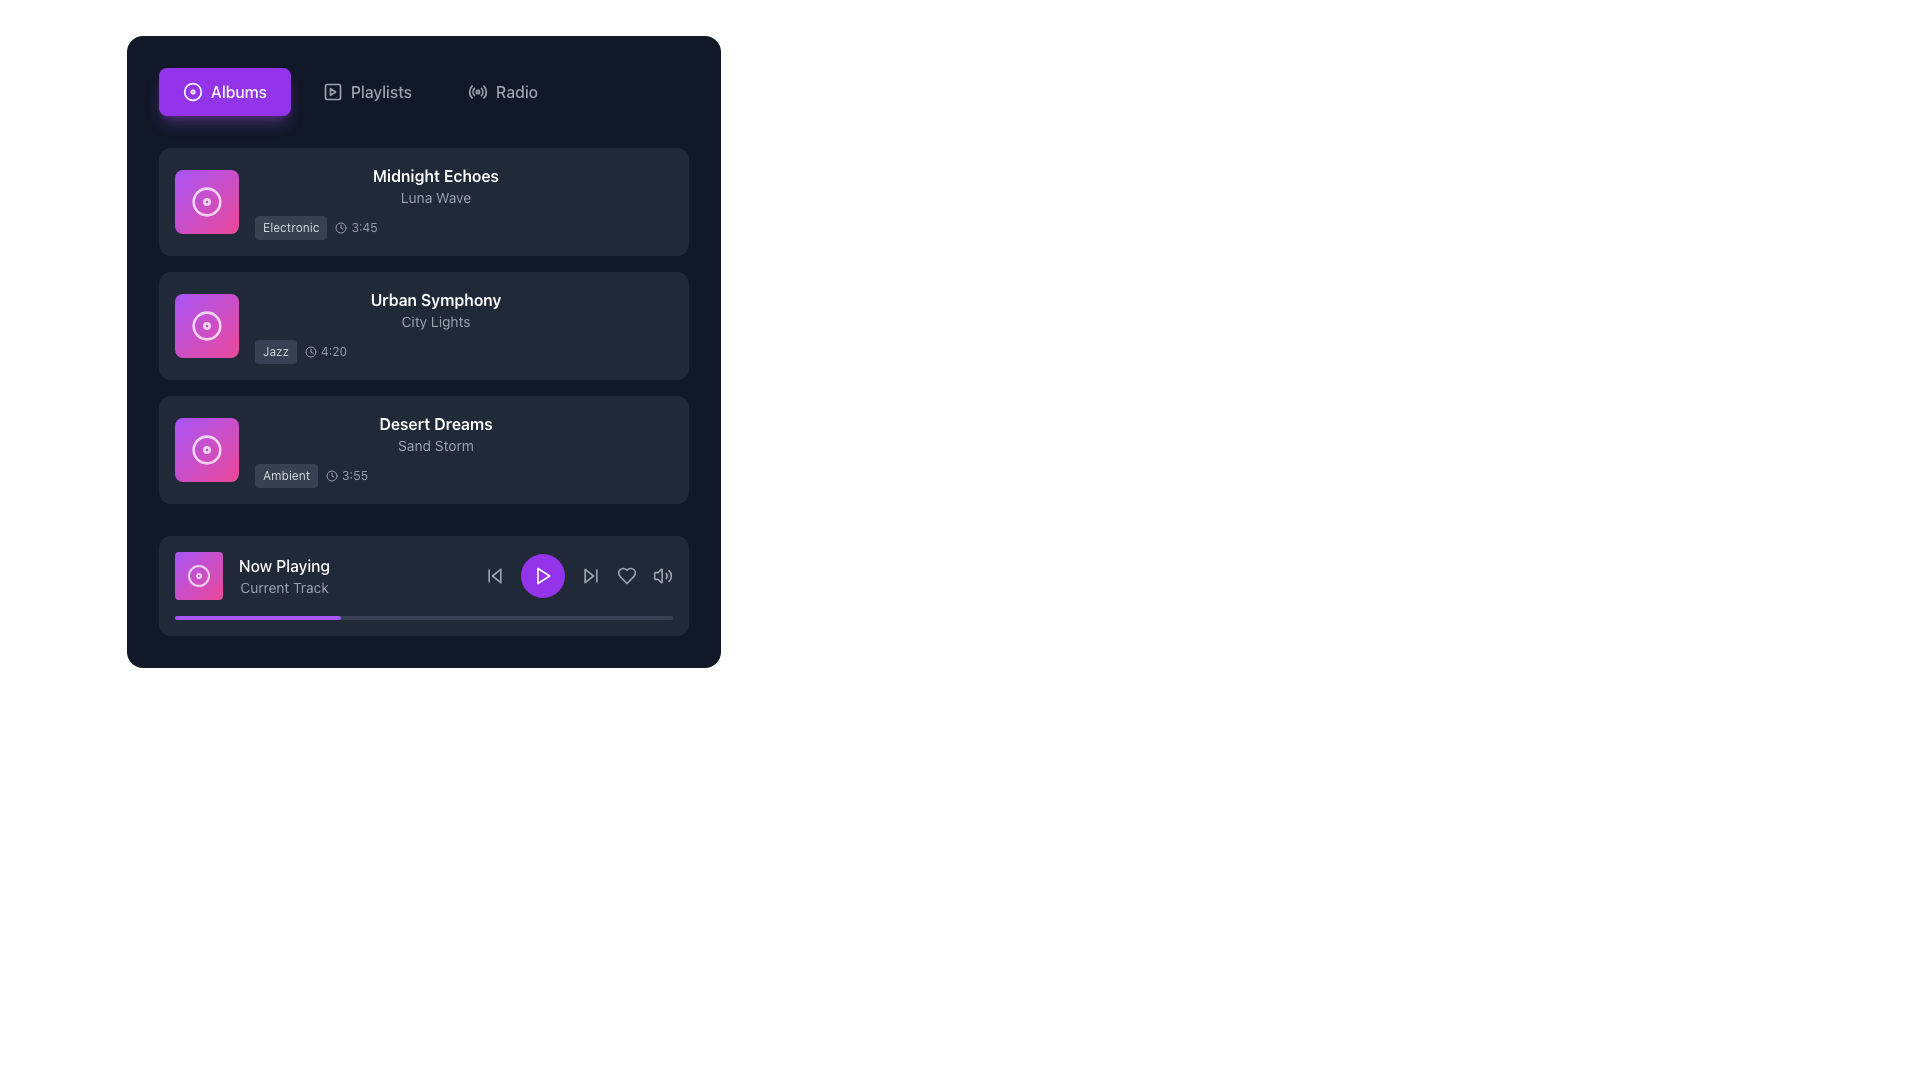 The height and width of the screenshot is (1080, 1920). What do you see at coordinates (477, 92) in the screenshot?
I see `the decorative icon indicating the association with broadcasting or radio services in the navigation menu, located between the 'Playlists' button and the 'Radio' text label` at bounding box center [477, 92].